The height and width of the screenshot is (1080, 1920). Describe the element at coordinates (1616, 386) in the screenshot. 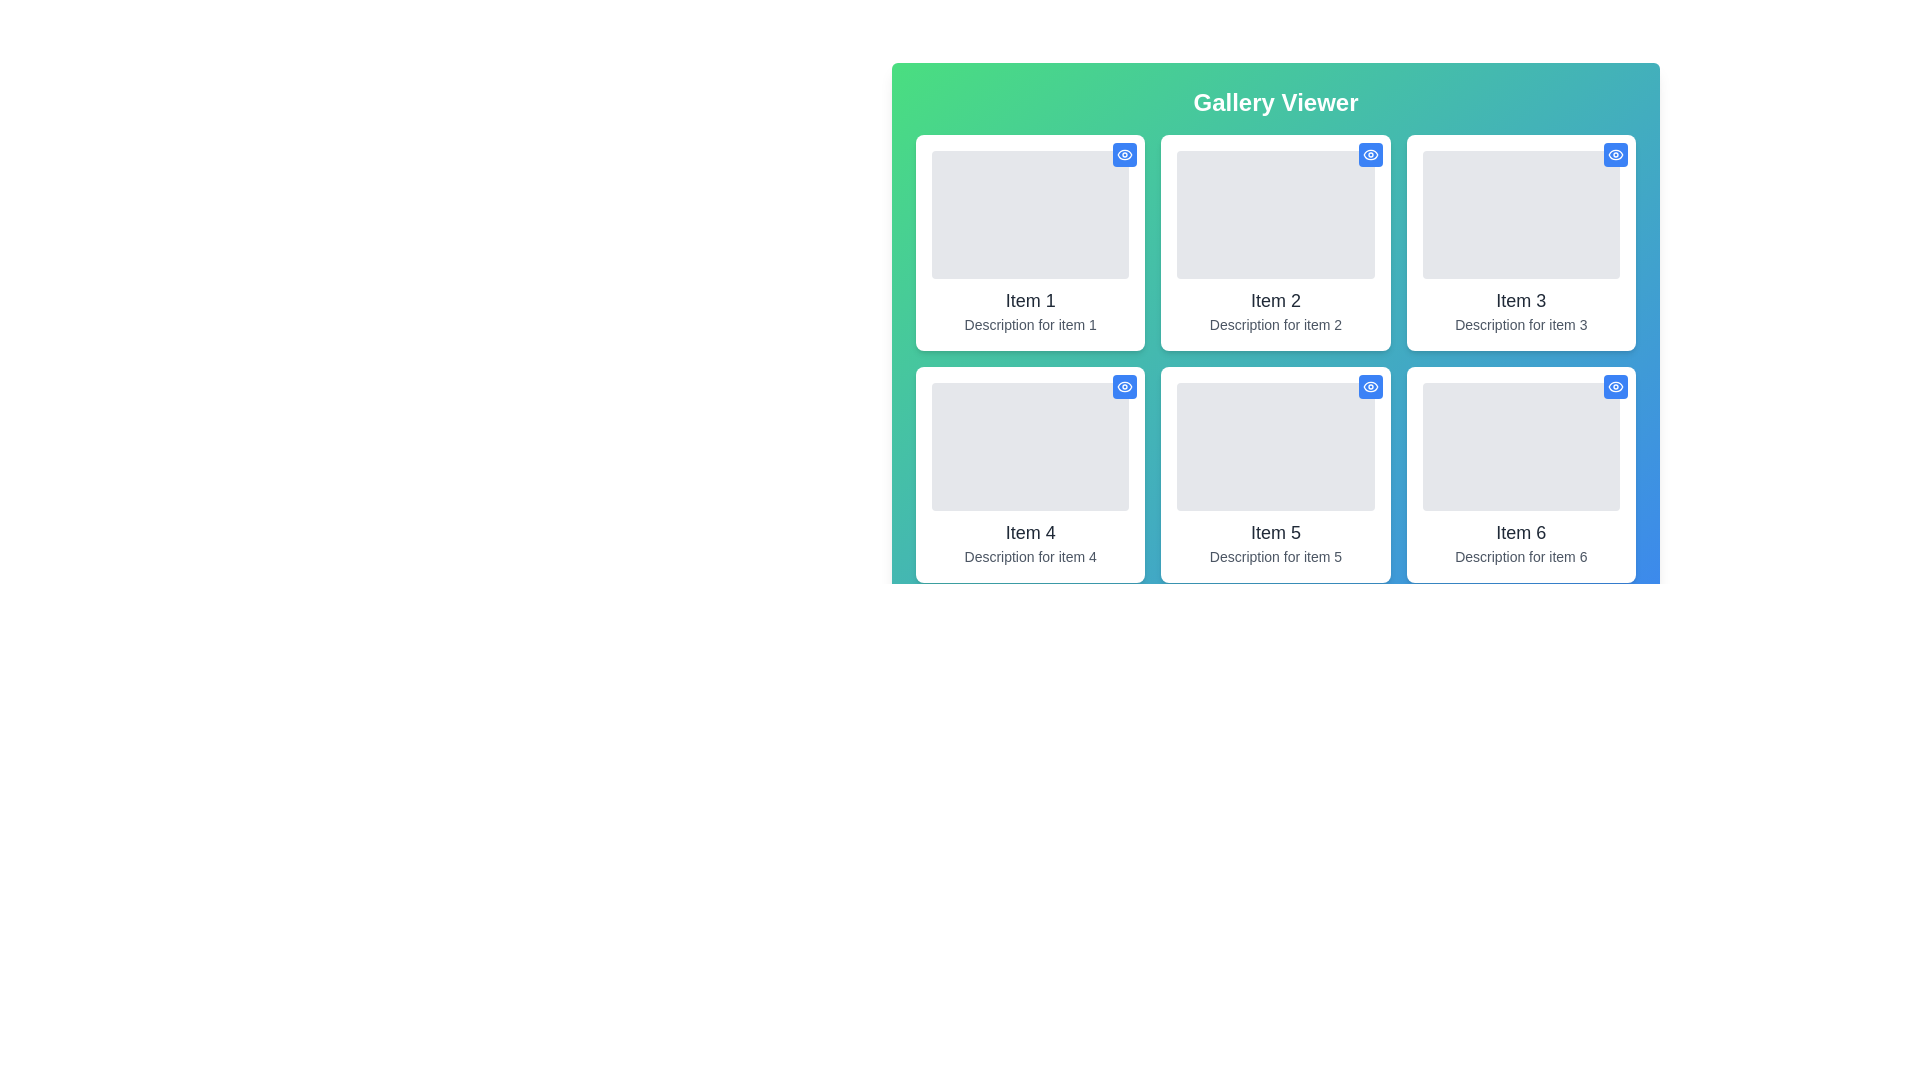

I see `the visibility icon located in the top right corner of the tile labeled 'Item 6'` at that location.